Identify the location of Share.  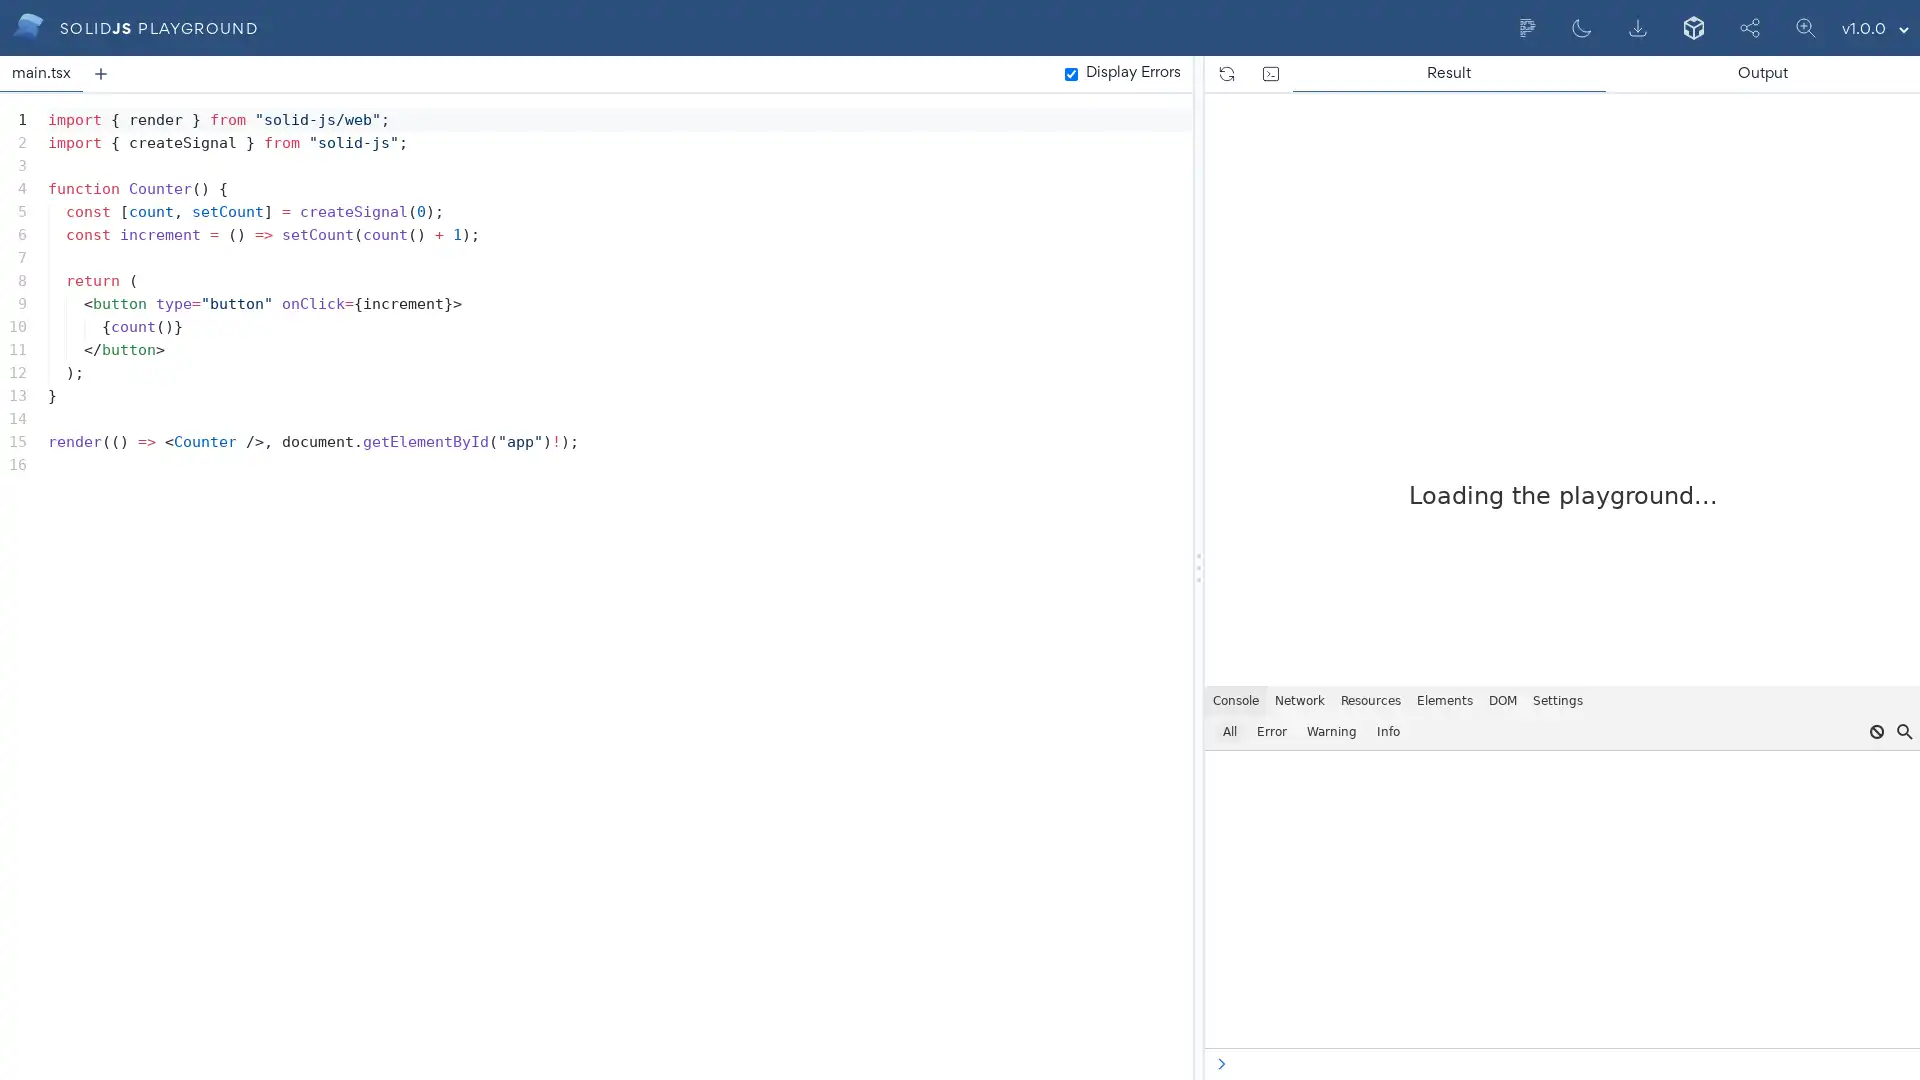
(1749, 27).